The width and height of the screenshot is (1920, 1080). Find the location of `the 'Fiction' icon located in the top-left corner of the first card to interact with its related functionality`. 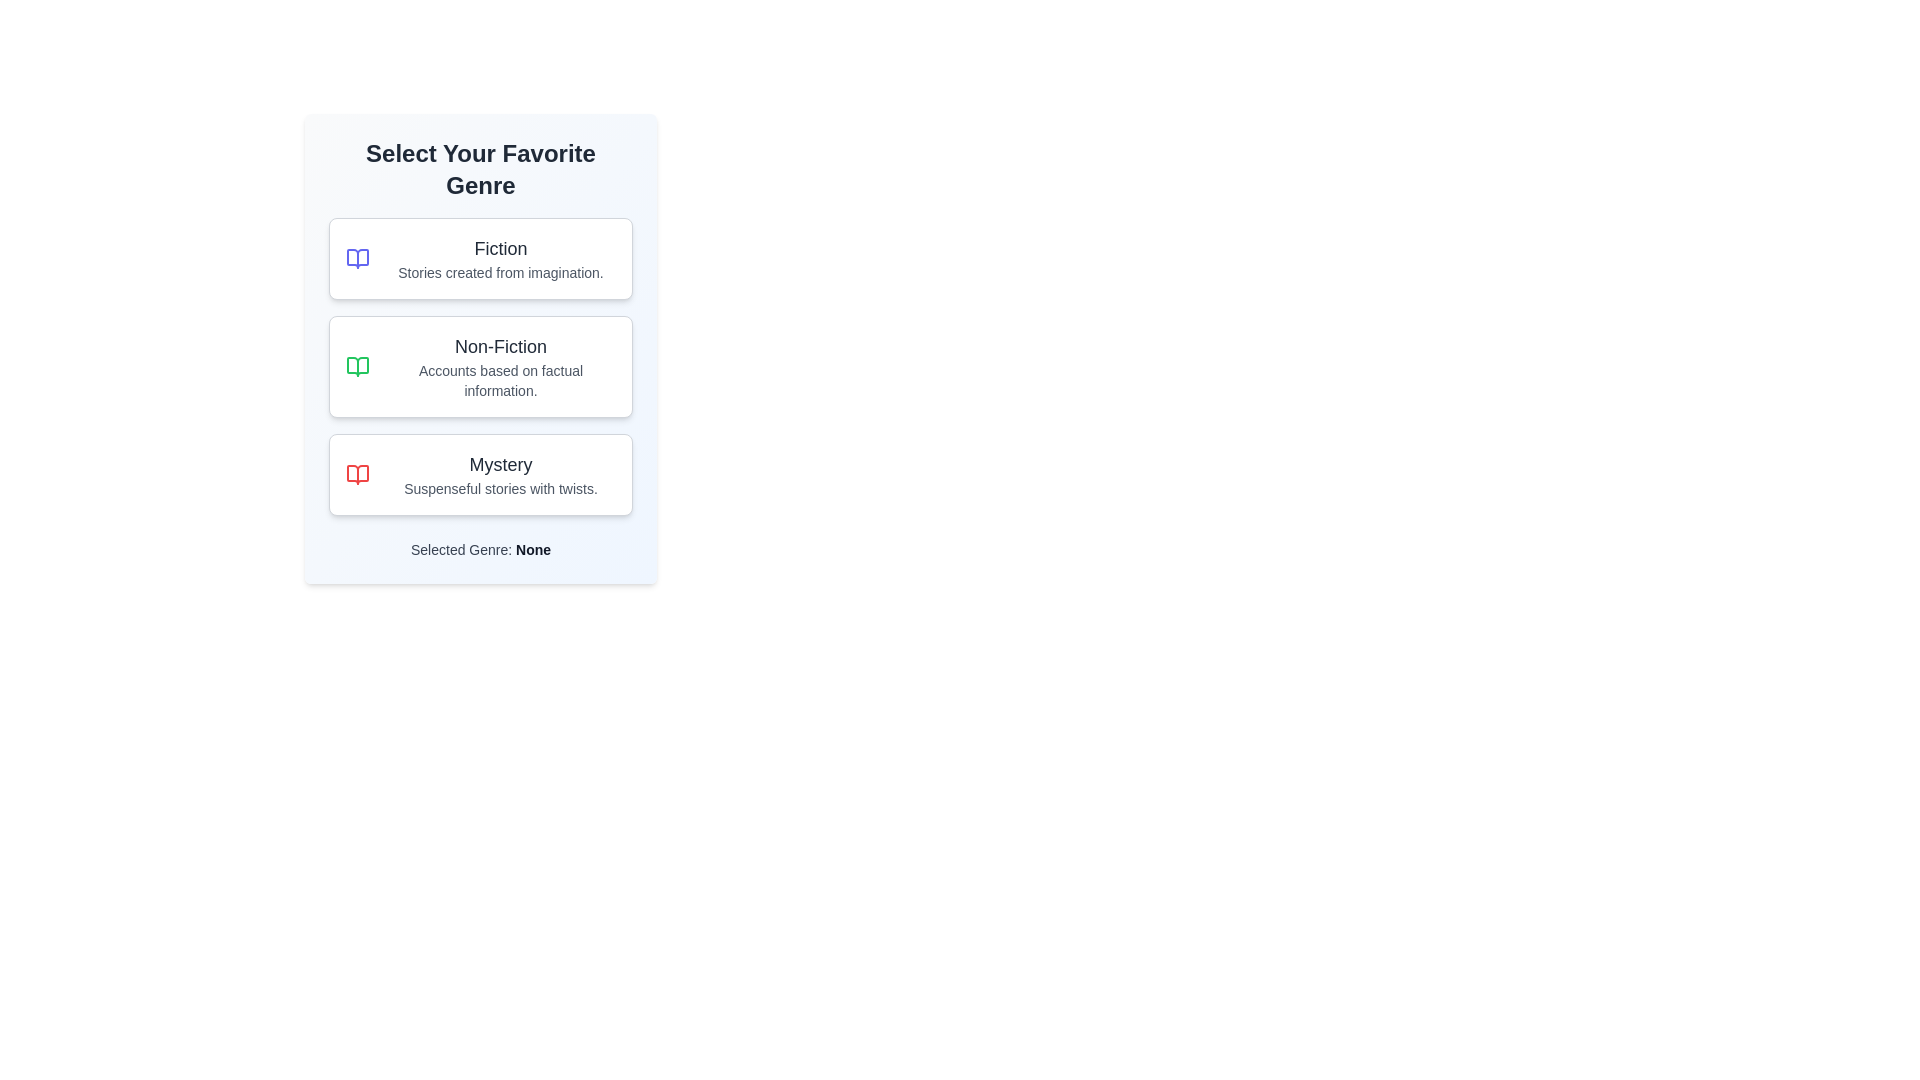

the 'Fiction' icon located in the top-left corner of the first card to interact with its related functionality is located at coordinates (358, 257).